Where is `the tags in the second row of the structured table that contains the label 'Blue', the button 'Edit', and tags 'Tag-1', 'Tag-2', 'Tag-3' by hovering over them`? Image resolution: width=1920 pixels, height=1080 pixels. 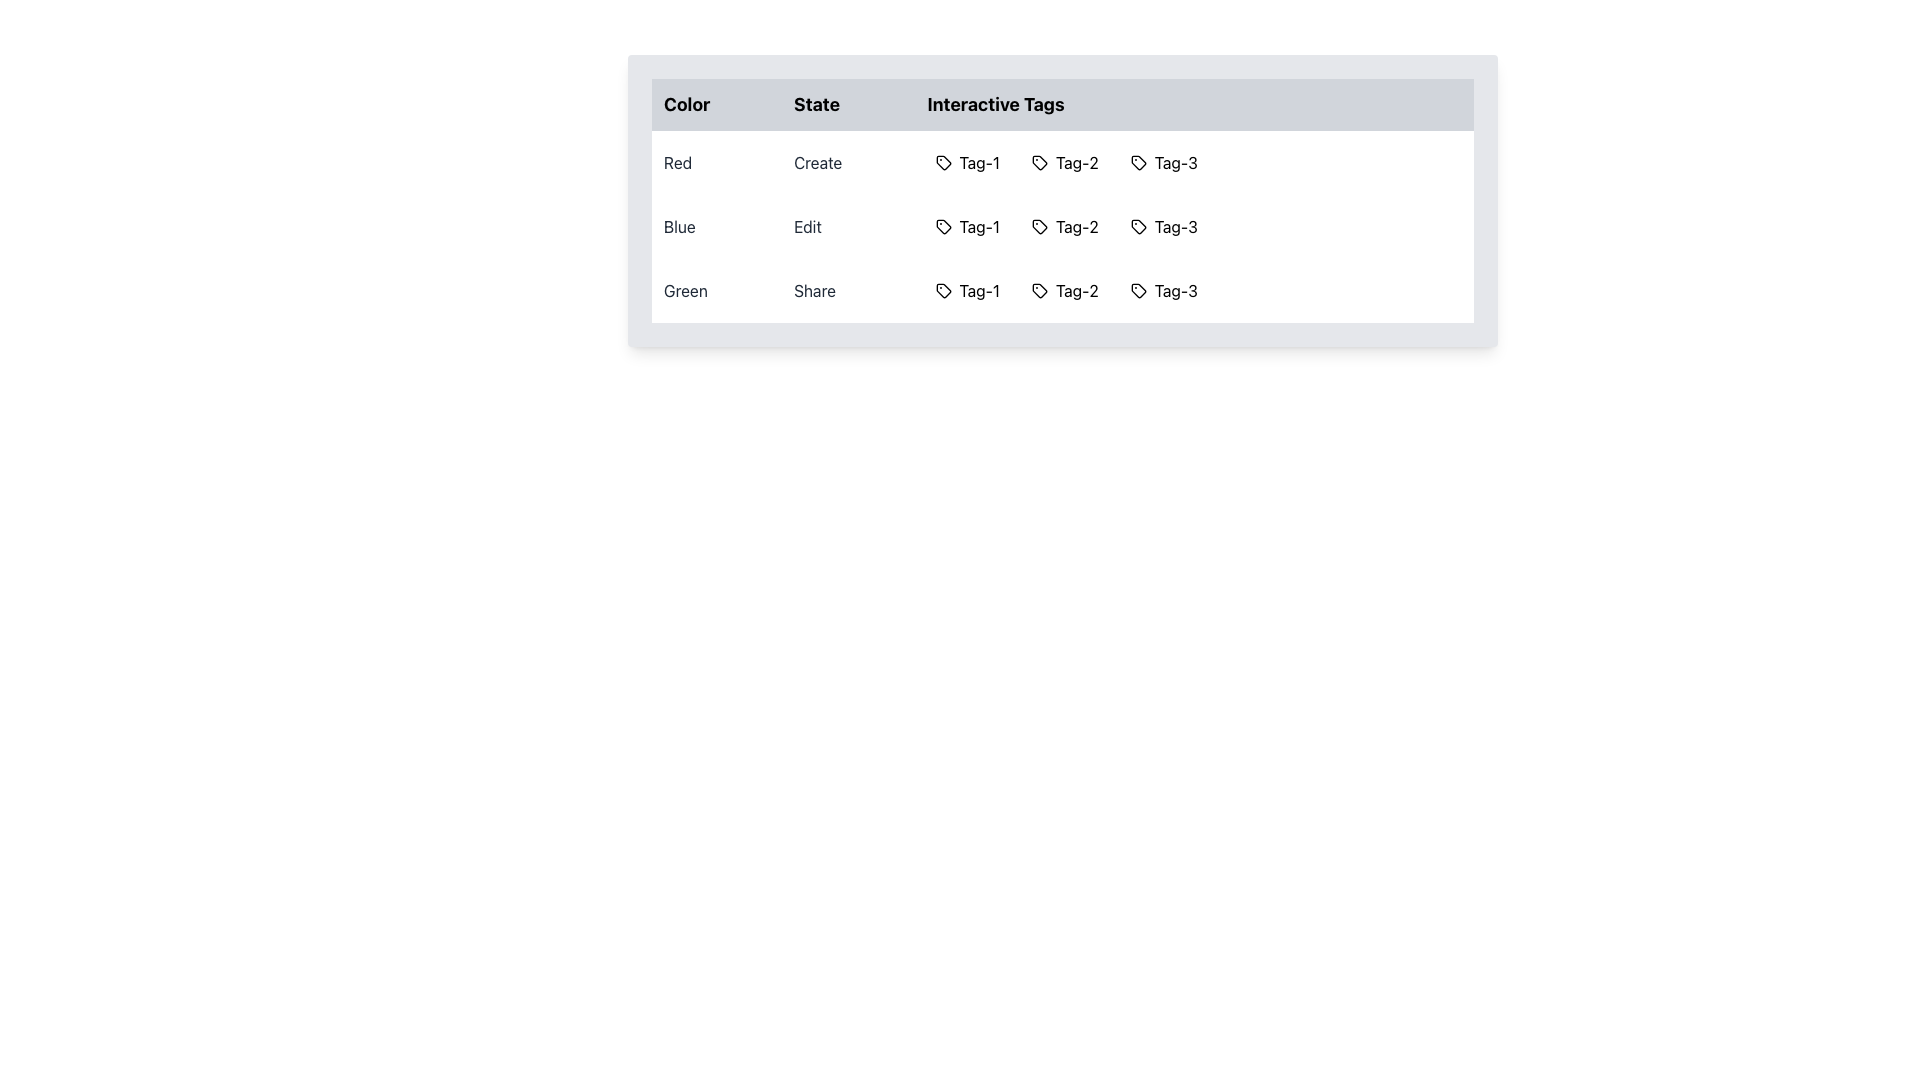 the tags in the second row of the structured table that contains the label 'Blue', the button 'Edit', and tags 'Tag-1', 'Tag-2', 'Tag-3' by hovering over them is located at coordinates (1061, 226).